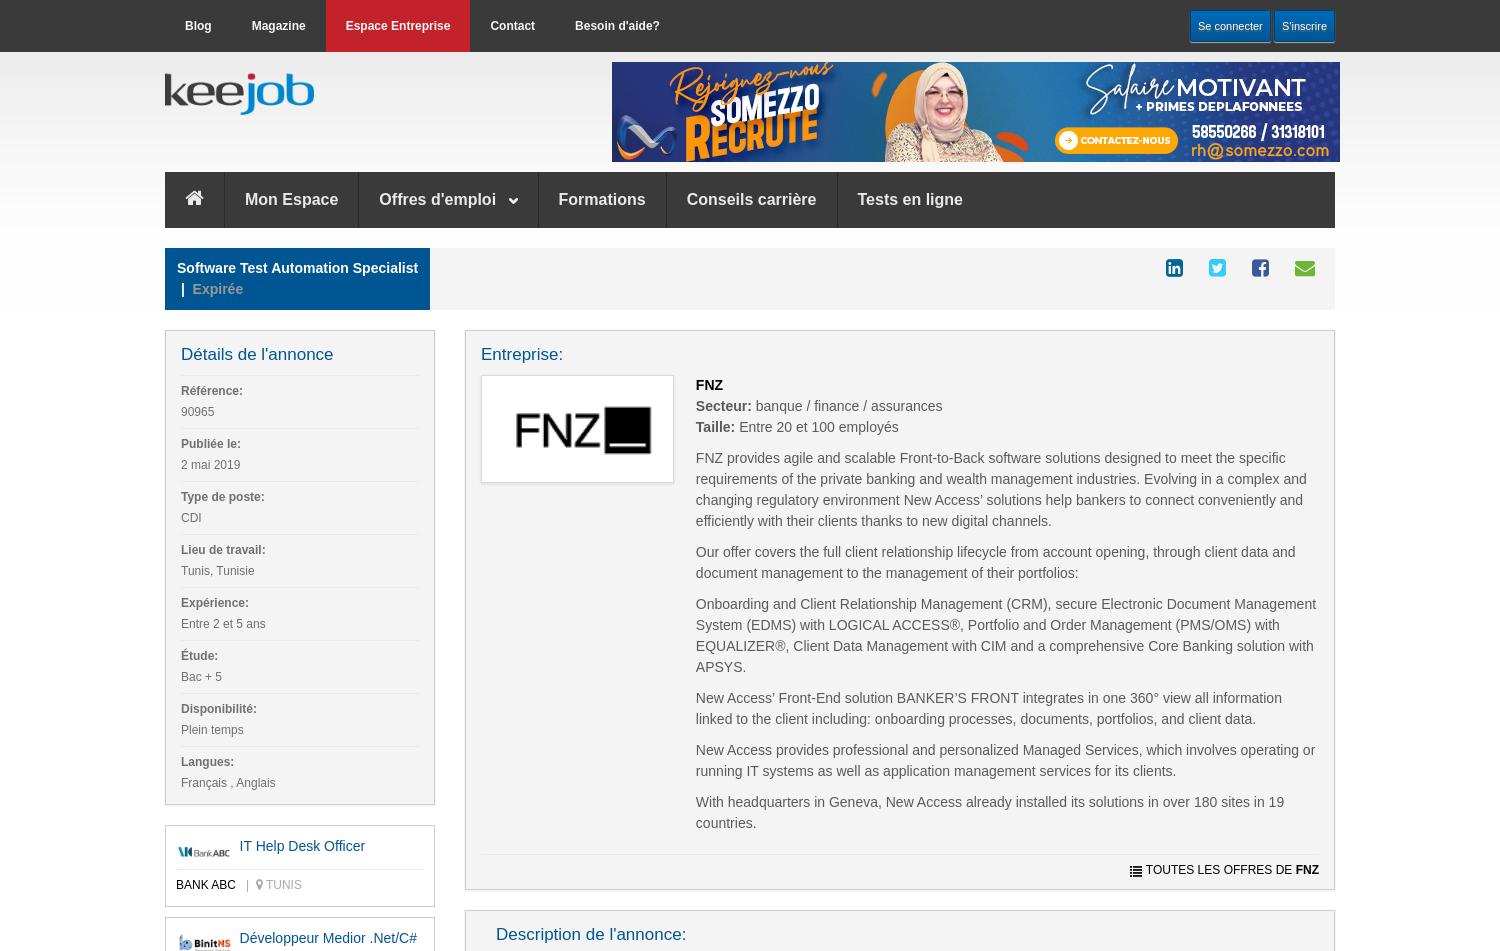 The height and width of the screenshot is (951, 1500). Describe the element at coordinates (1005, 633) in the screenshot. I see `'Onboarding and Client Relationship Management (CRM), secure Electronic Document Management System (EDMS) with LOGICAL ACCESS®, Portfolio and Order Management (PMS/OMS) with EQUALIZER®, Client Data Management with CIM and a comprehensive Core Banking solution with APSYS.'` at that location.